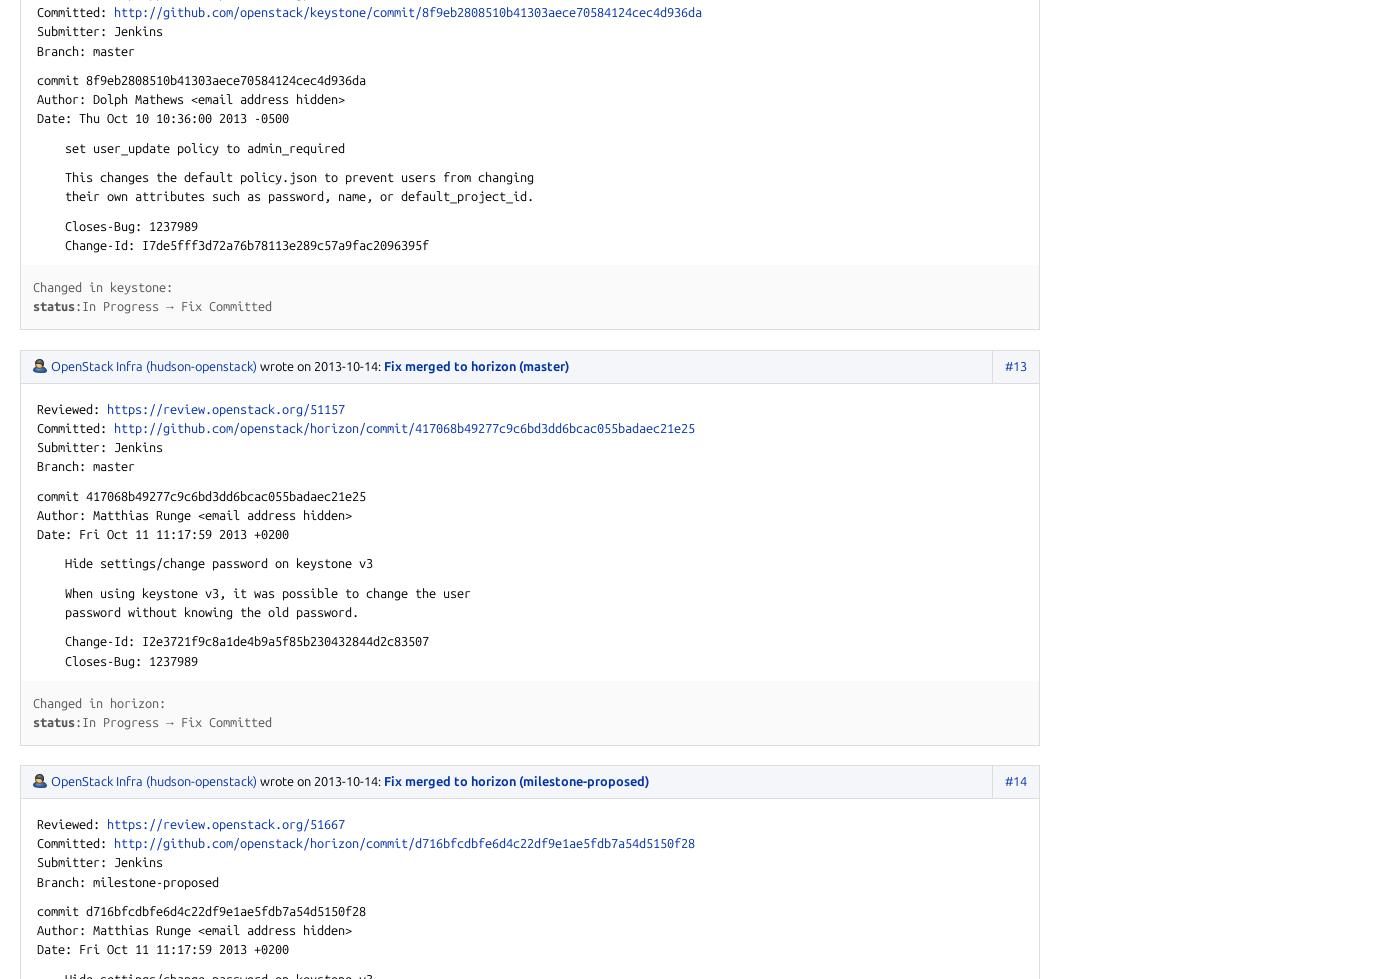 The width and height of the screenshot is (1400, 979). Describe the element at coordinates (467, 842) in the screenshot. I see `'d716bfcdbfe6d4c'` at that location.